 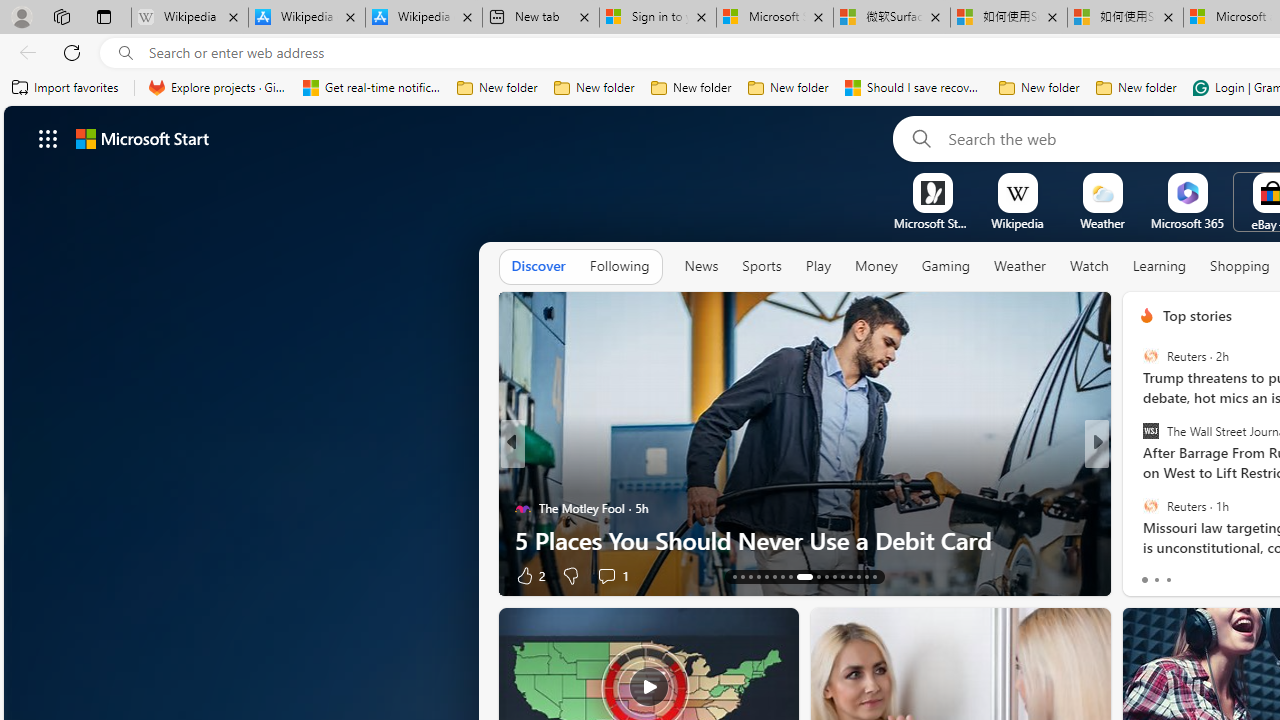 I want to click on 'Watch', so click(x=1088, y=266).